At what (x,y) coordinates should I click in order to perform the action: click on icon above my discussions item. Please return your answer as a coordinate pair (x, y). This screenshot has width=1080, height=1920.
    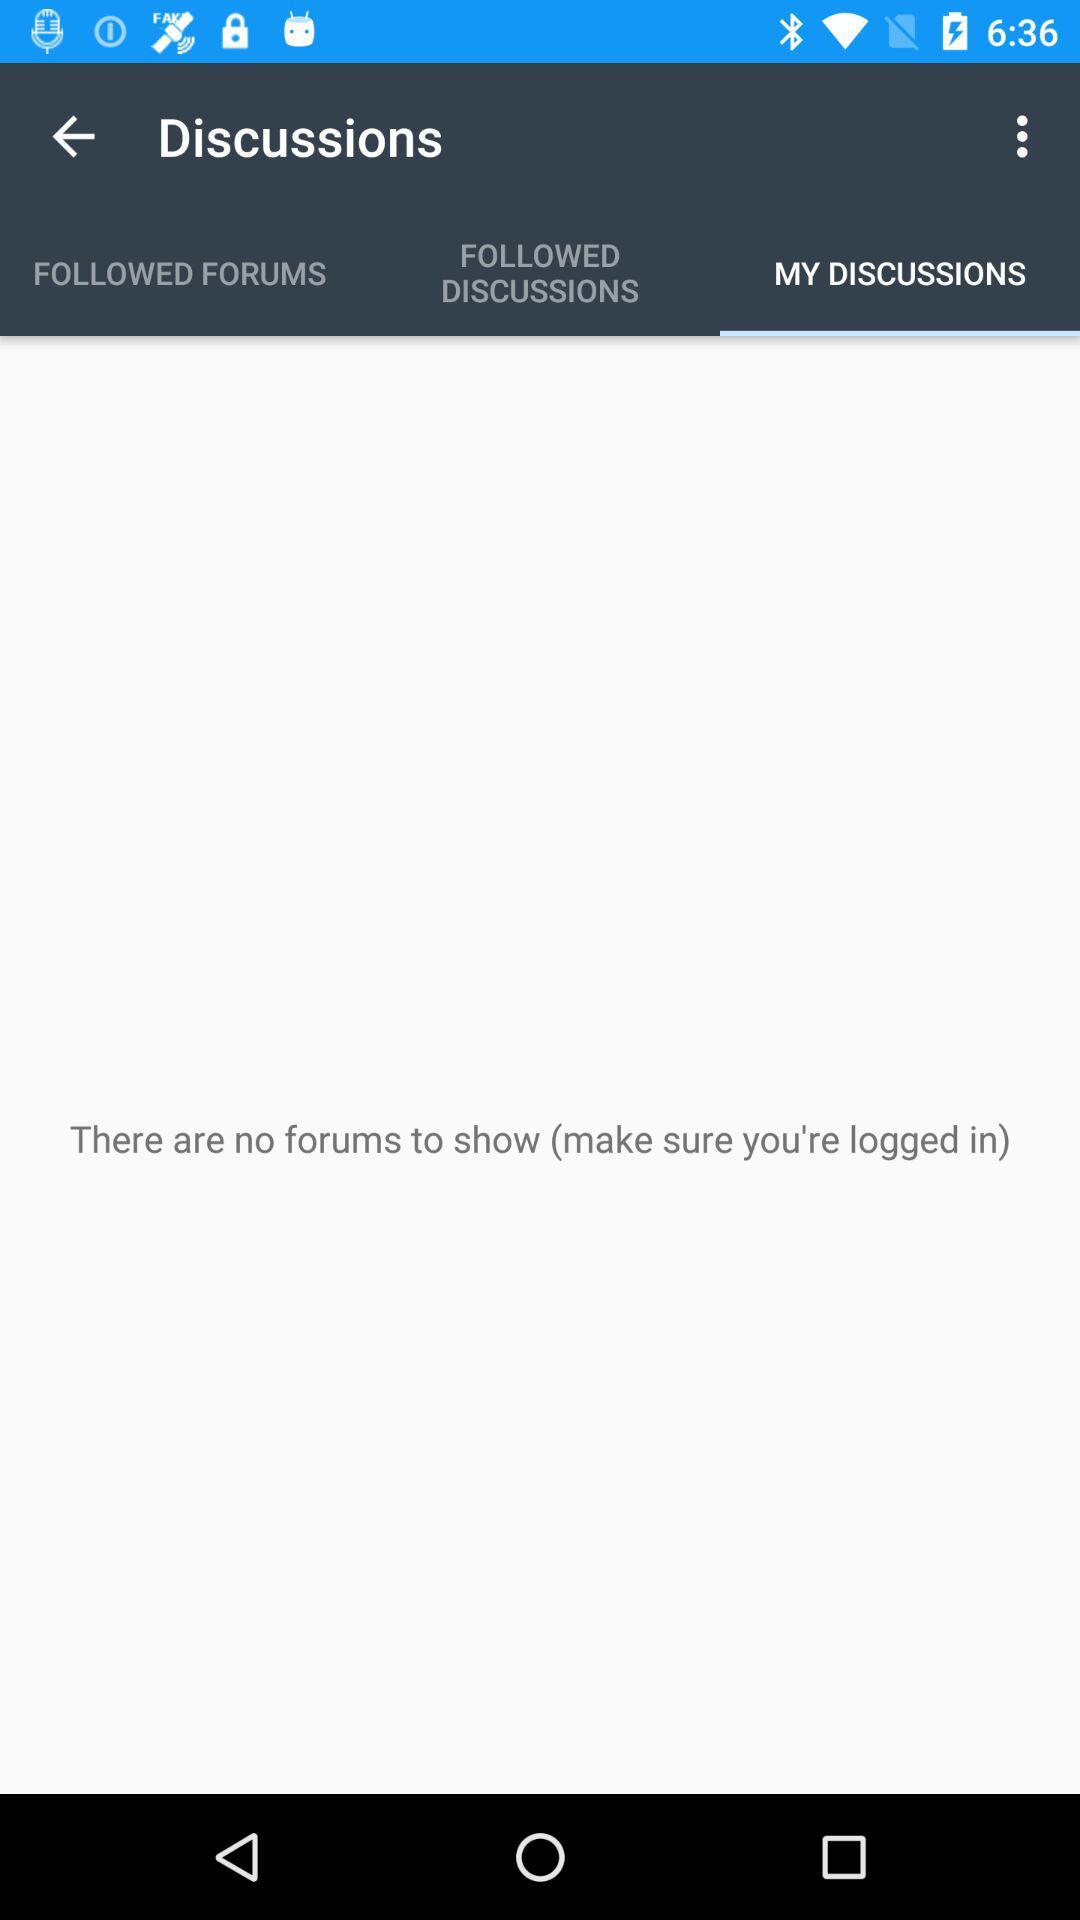
    Looking at the image, I should click on (1027, 135).